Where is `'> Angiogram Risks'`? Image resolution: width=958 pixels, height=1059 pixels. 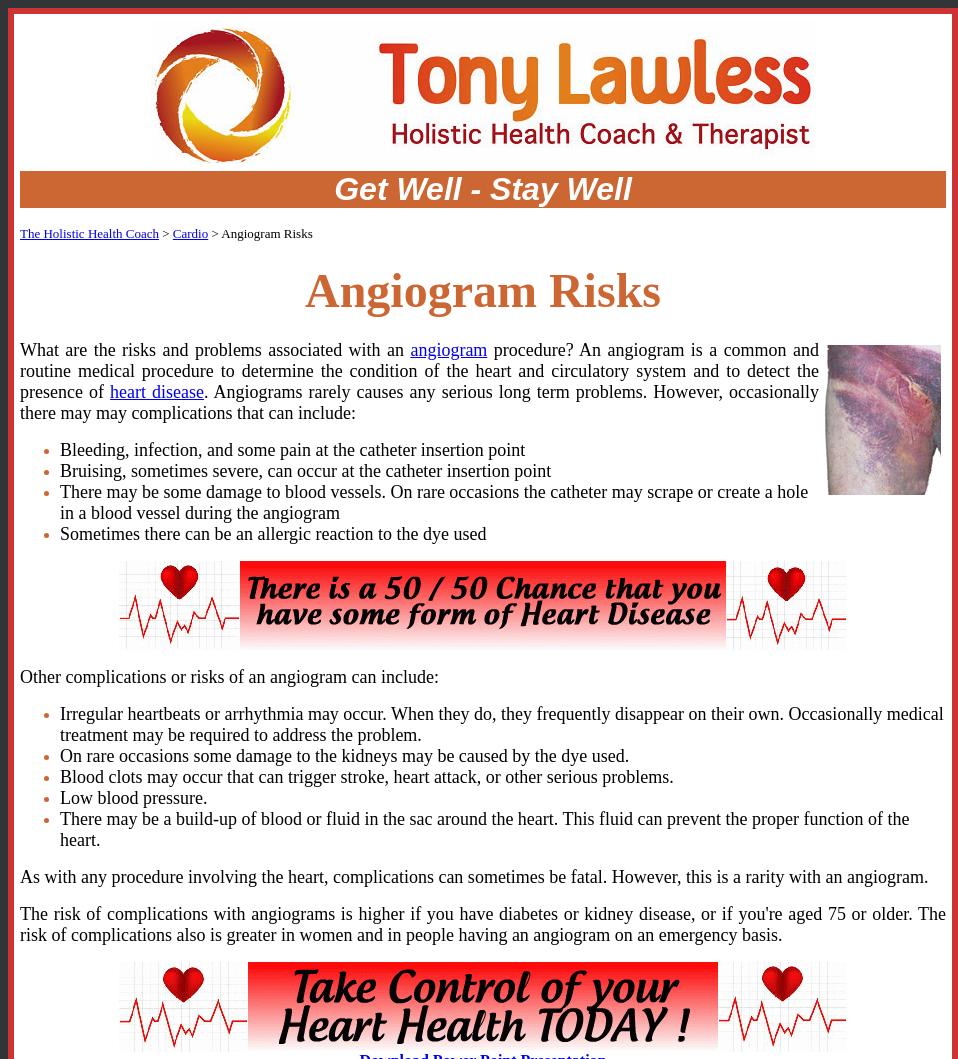
'> Angiogram Risks' is located at coordinates (260, 233).